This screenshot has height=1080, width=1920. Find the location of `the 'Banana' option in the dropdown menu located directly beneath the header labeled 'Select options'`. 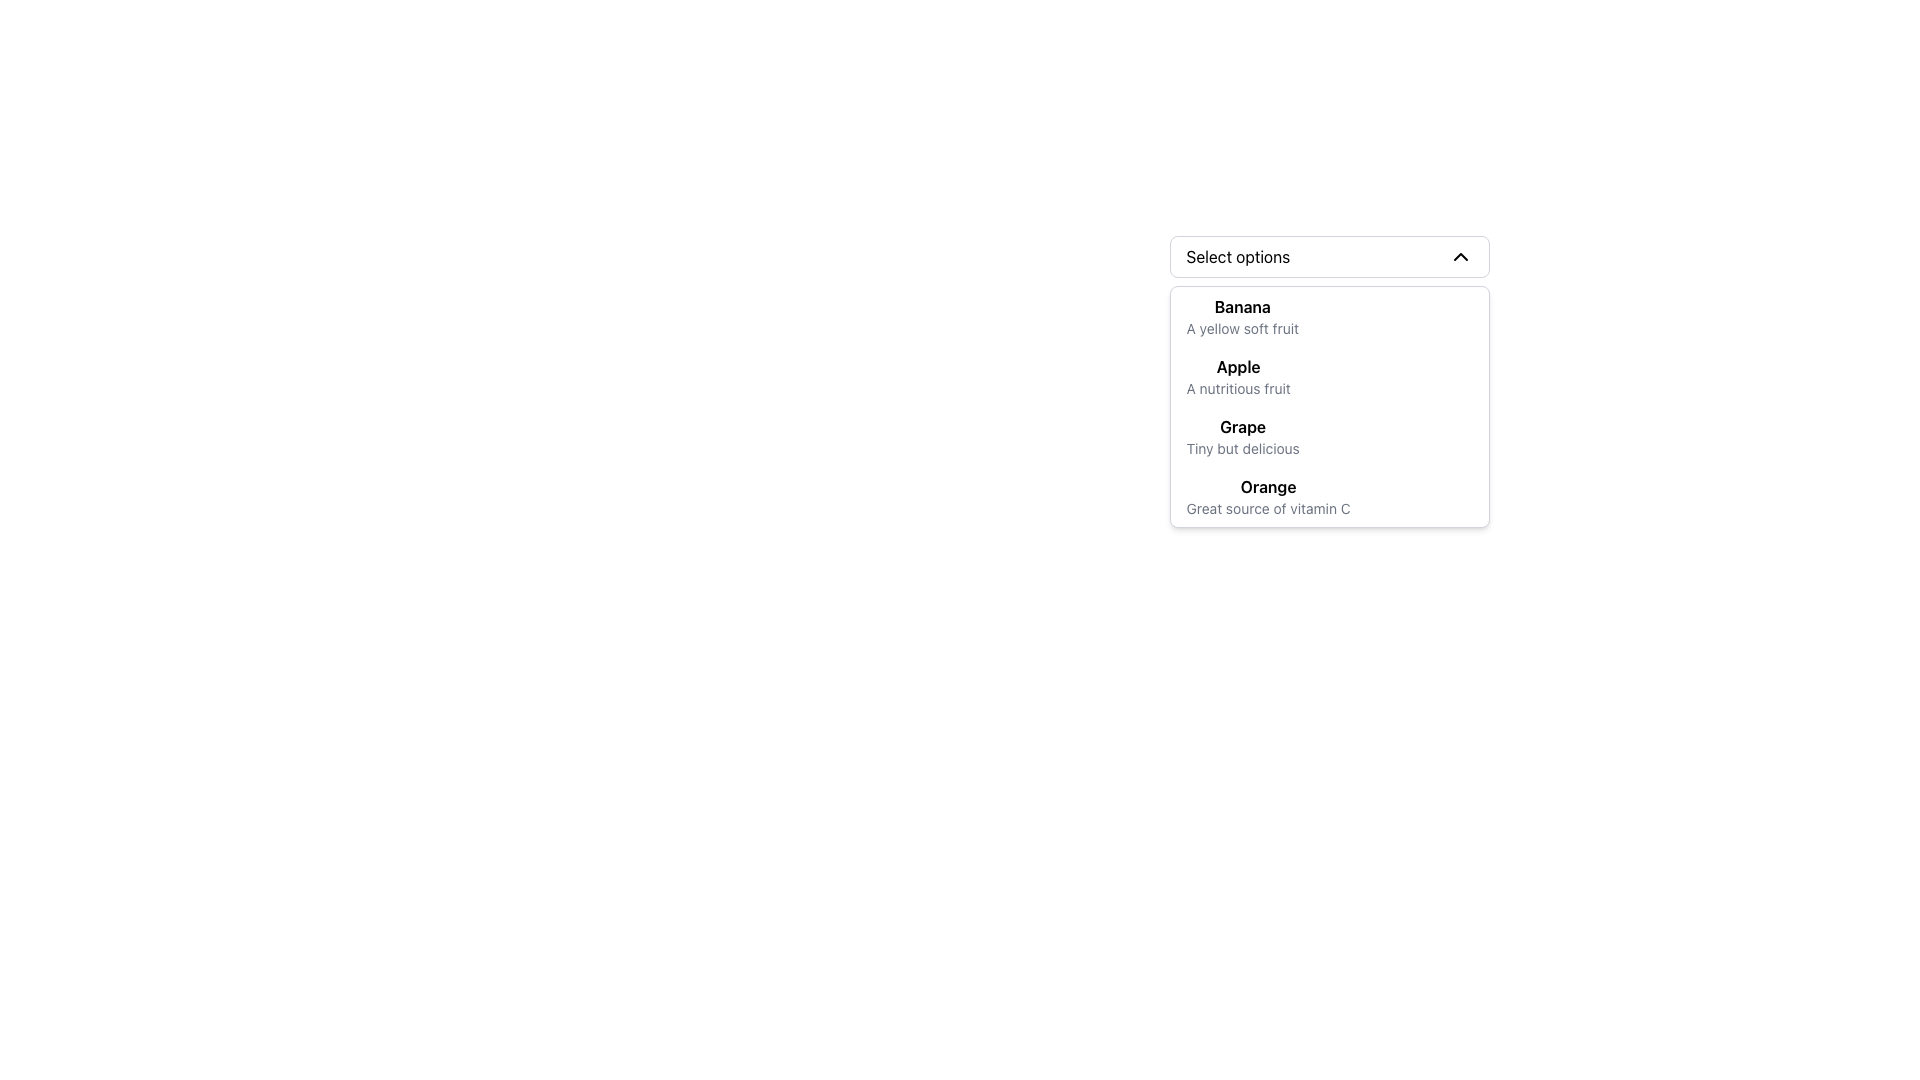

the 'Banana' option in the dropdown menu located directly beneath the header labeled 'Select options' is located at coordinates (1241, 315).